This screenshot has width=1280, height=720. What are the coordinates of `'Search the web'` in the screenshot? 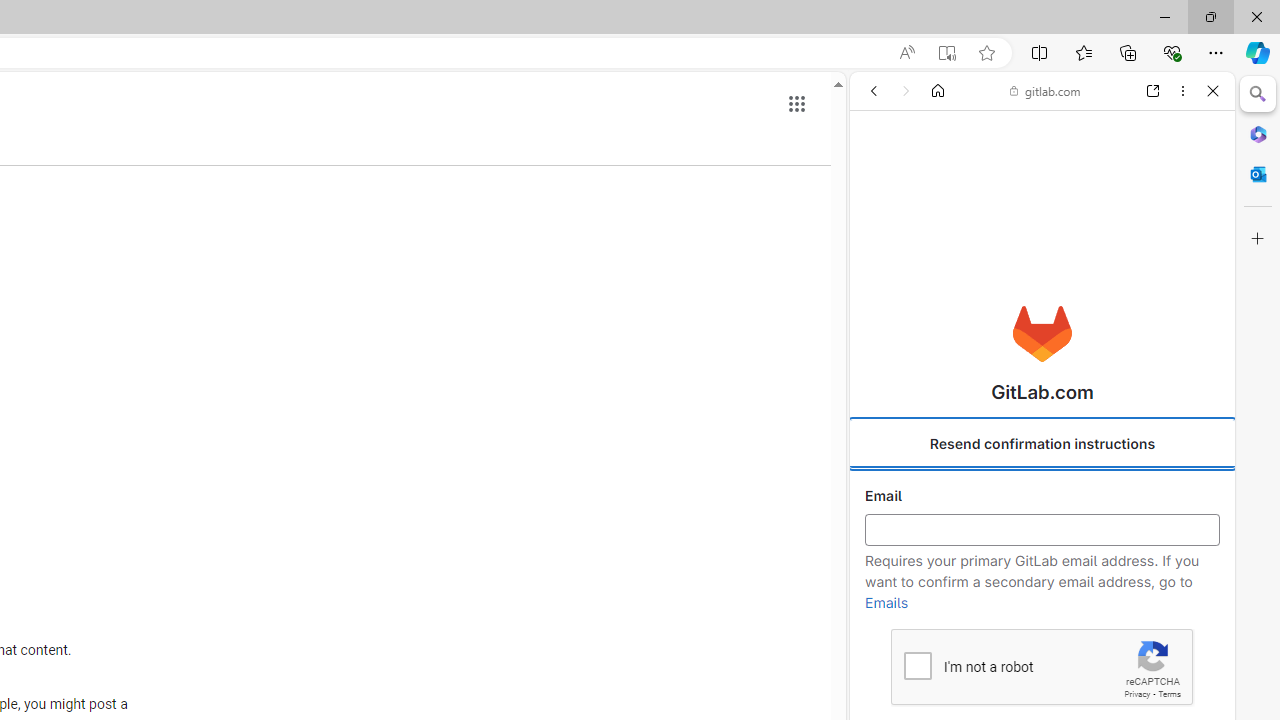 It's located at (1051, 137).